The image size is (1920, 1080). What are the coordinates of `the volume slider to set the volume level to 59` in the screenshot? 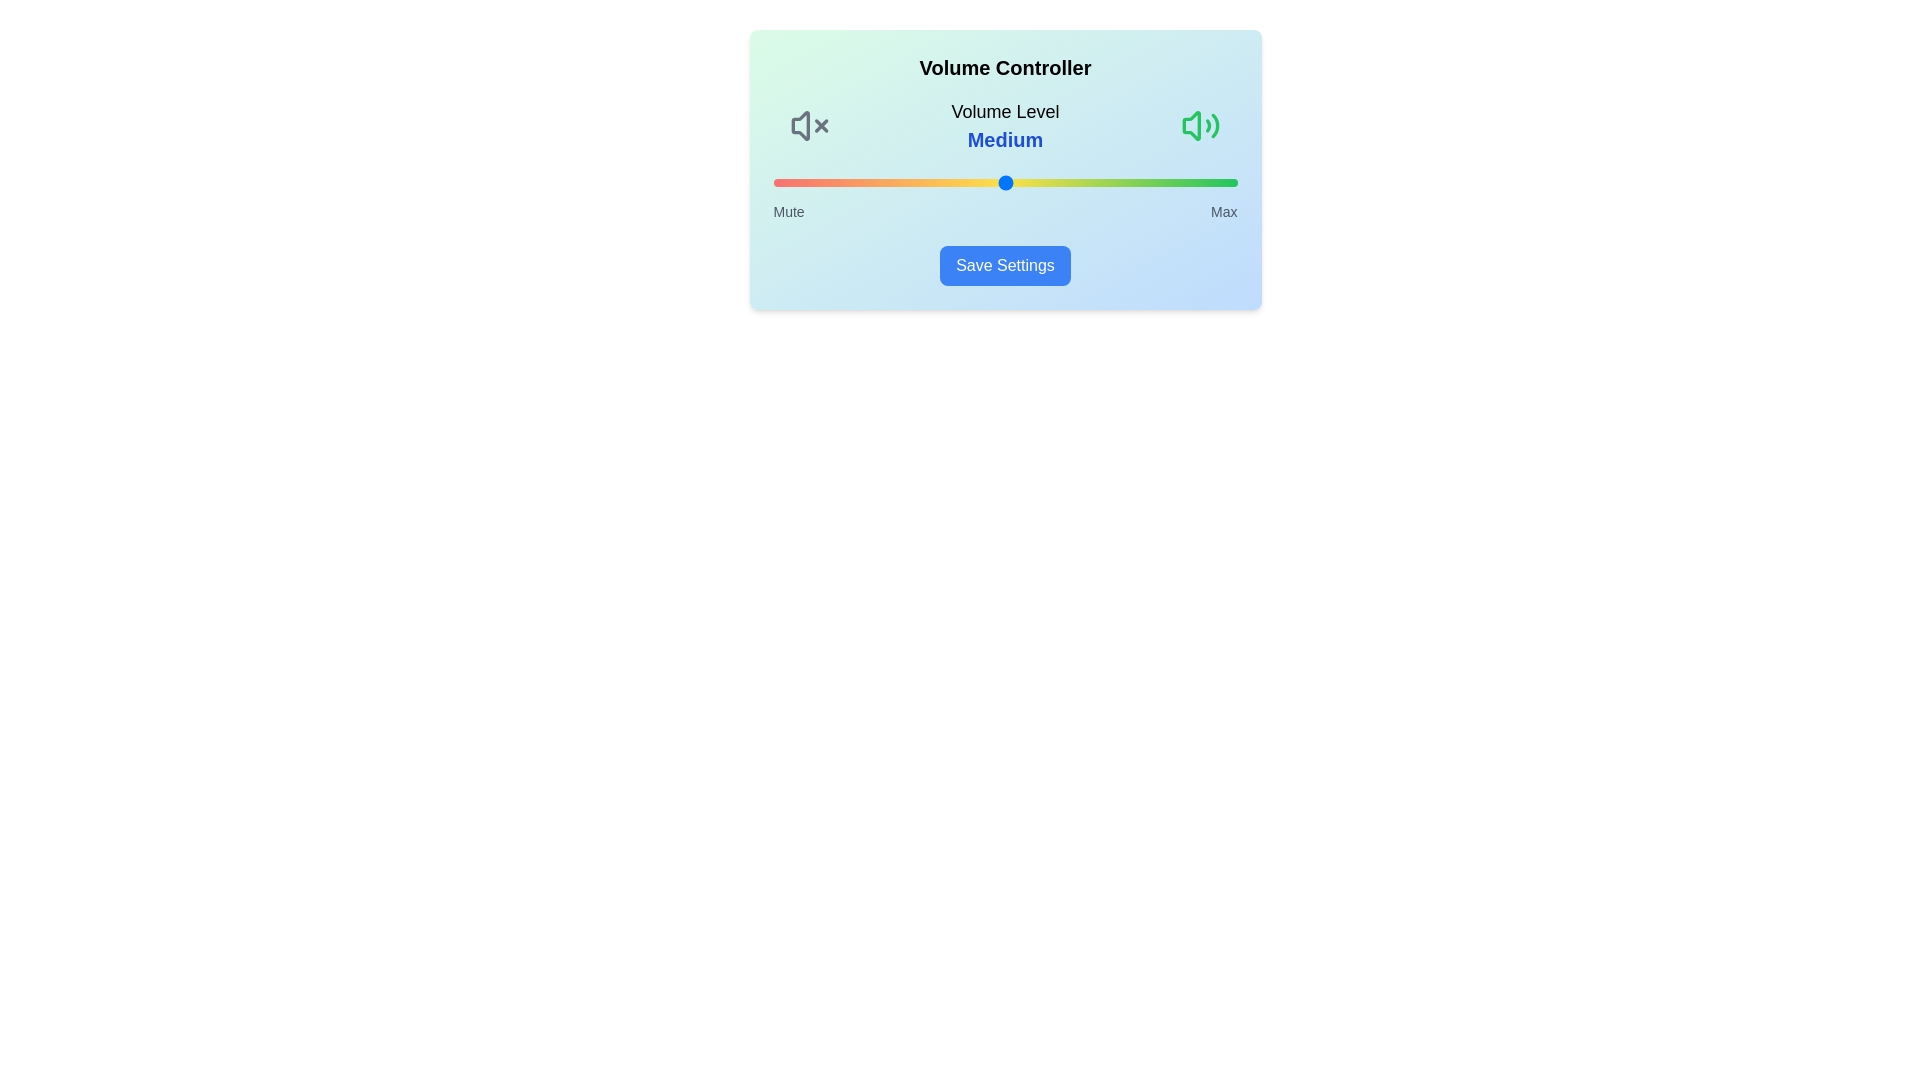 It's located at (1046, 182).